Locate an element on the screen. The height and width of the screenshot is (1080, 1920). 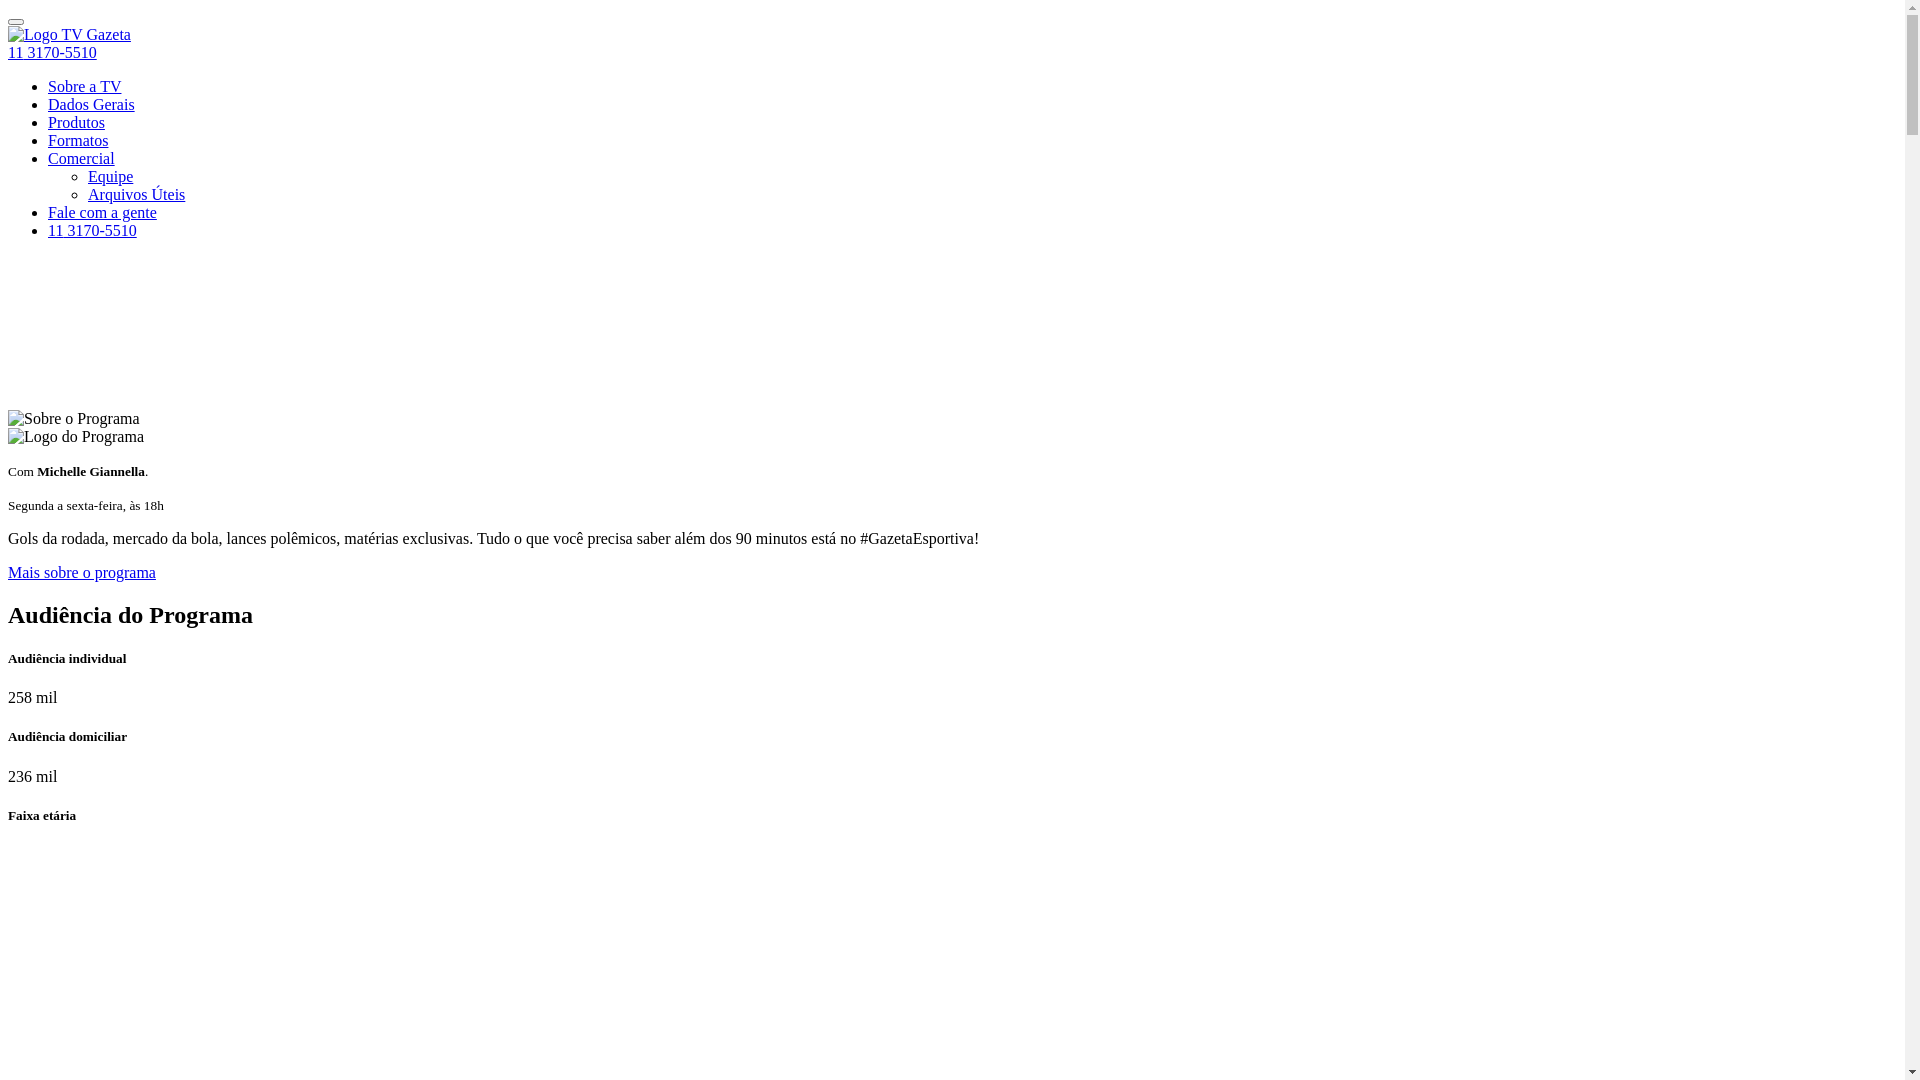
'Mais sobre o programa' is located at coordinates (80, 572).